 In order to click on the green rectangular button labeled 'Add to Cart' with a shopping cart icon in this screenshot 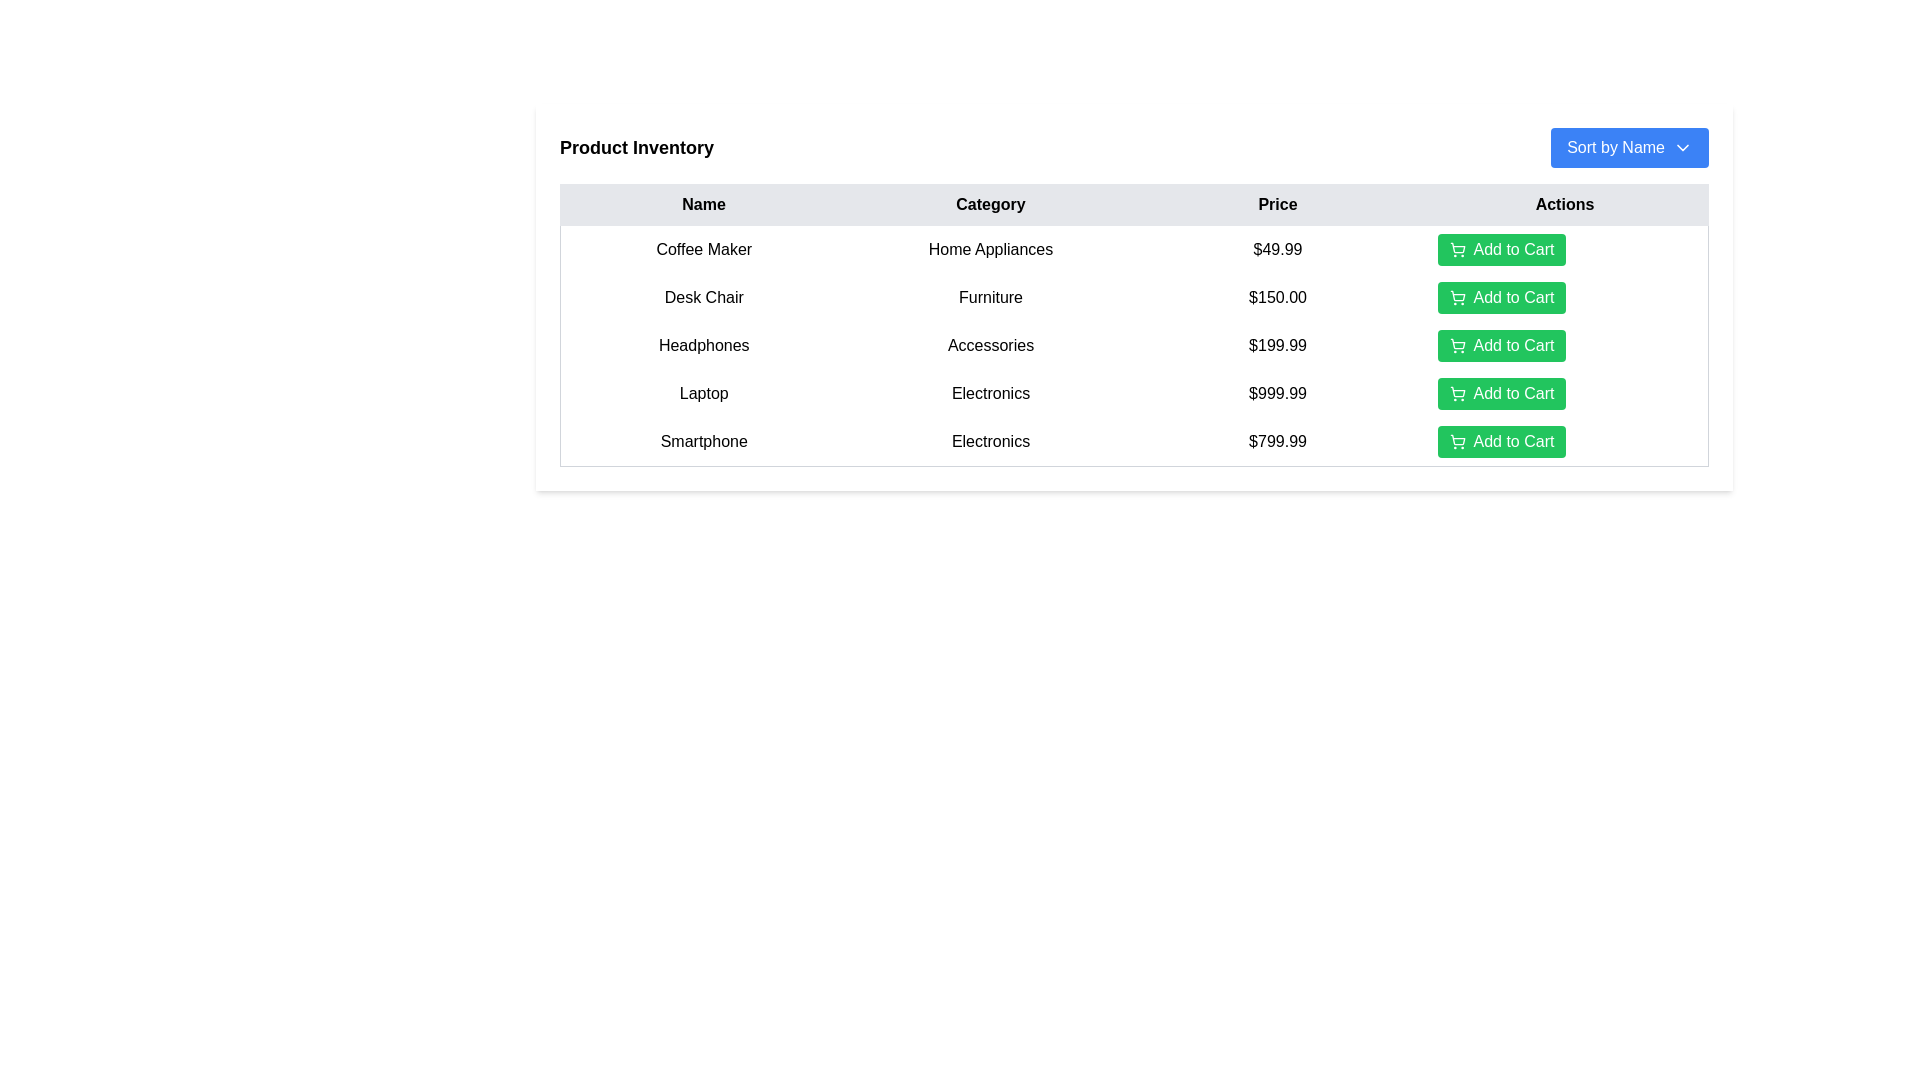, I will do `click(1563, 345)`.